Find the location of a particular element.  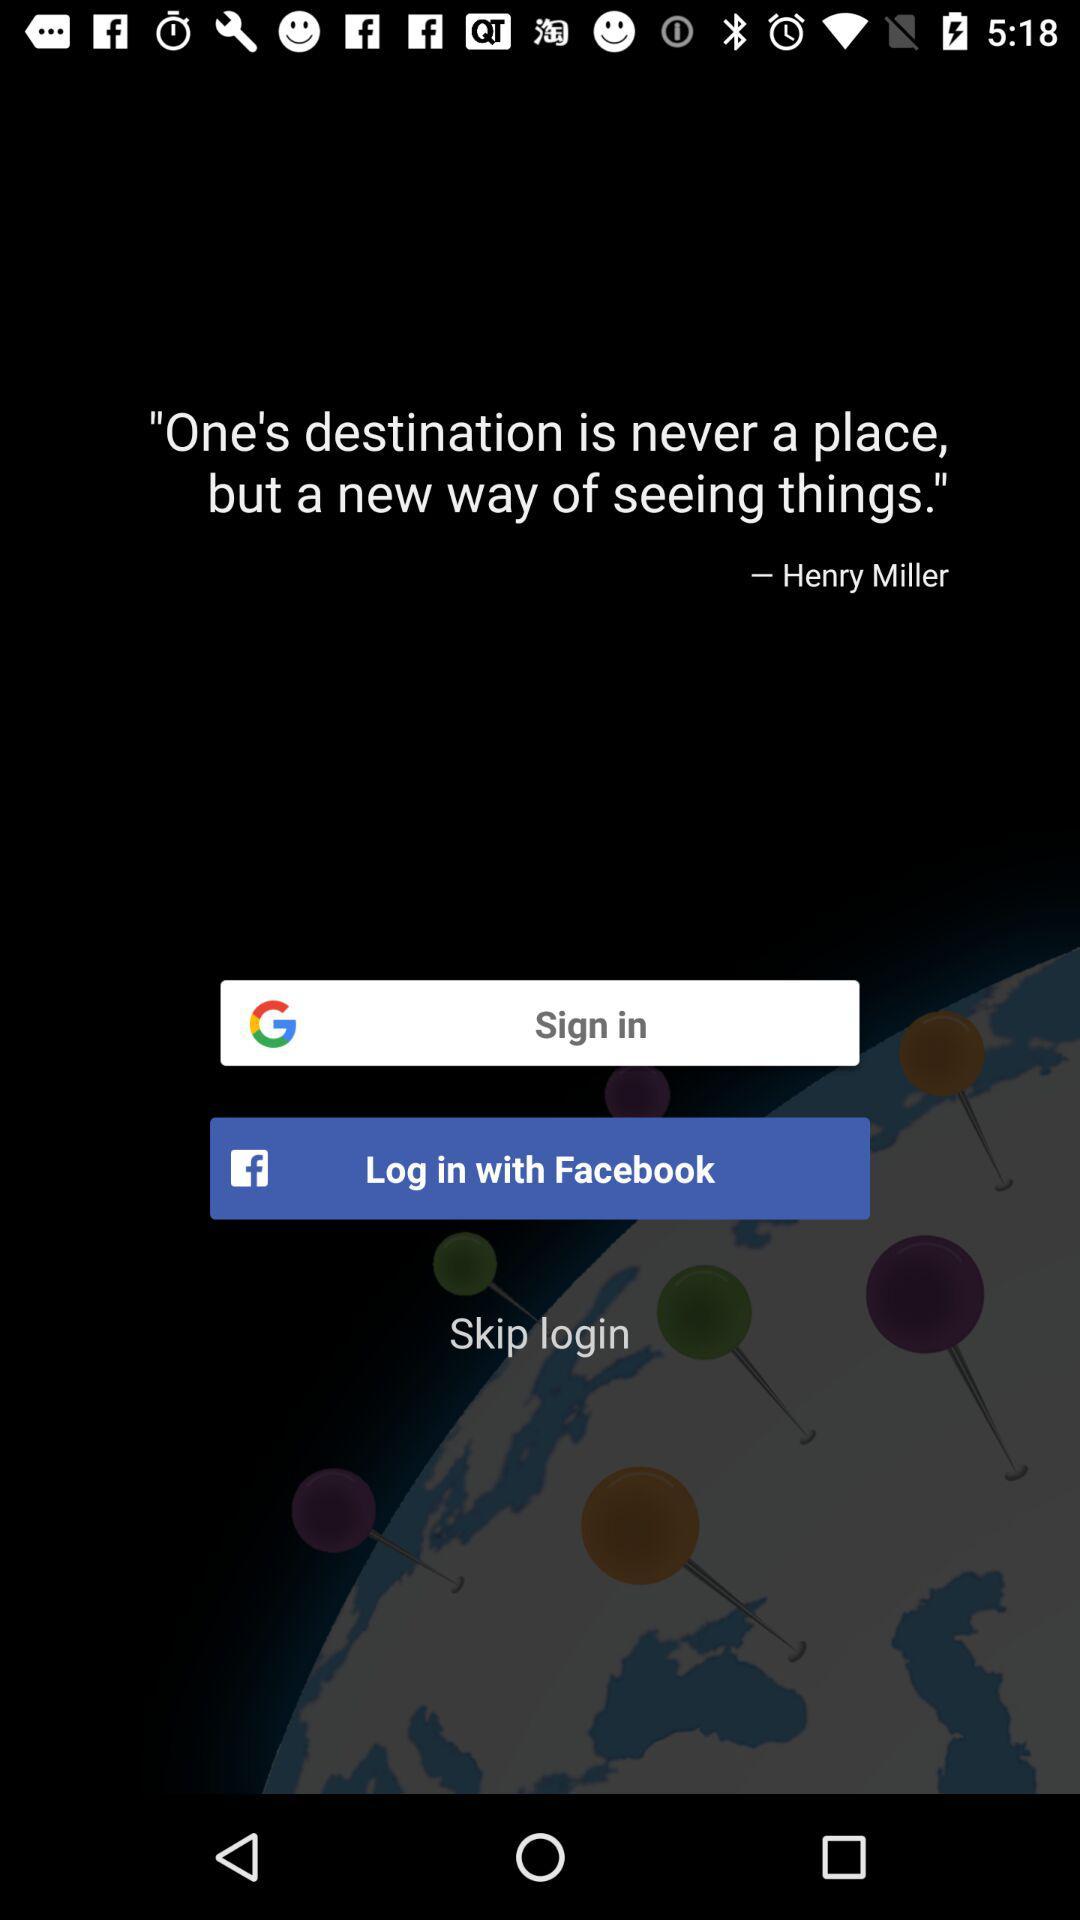

the item below the sign in icon is located at coordinates (540, 1168).